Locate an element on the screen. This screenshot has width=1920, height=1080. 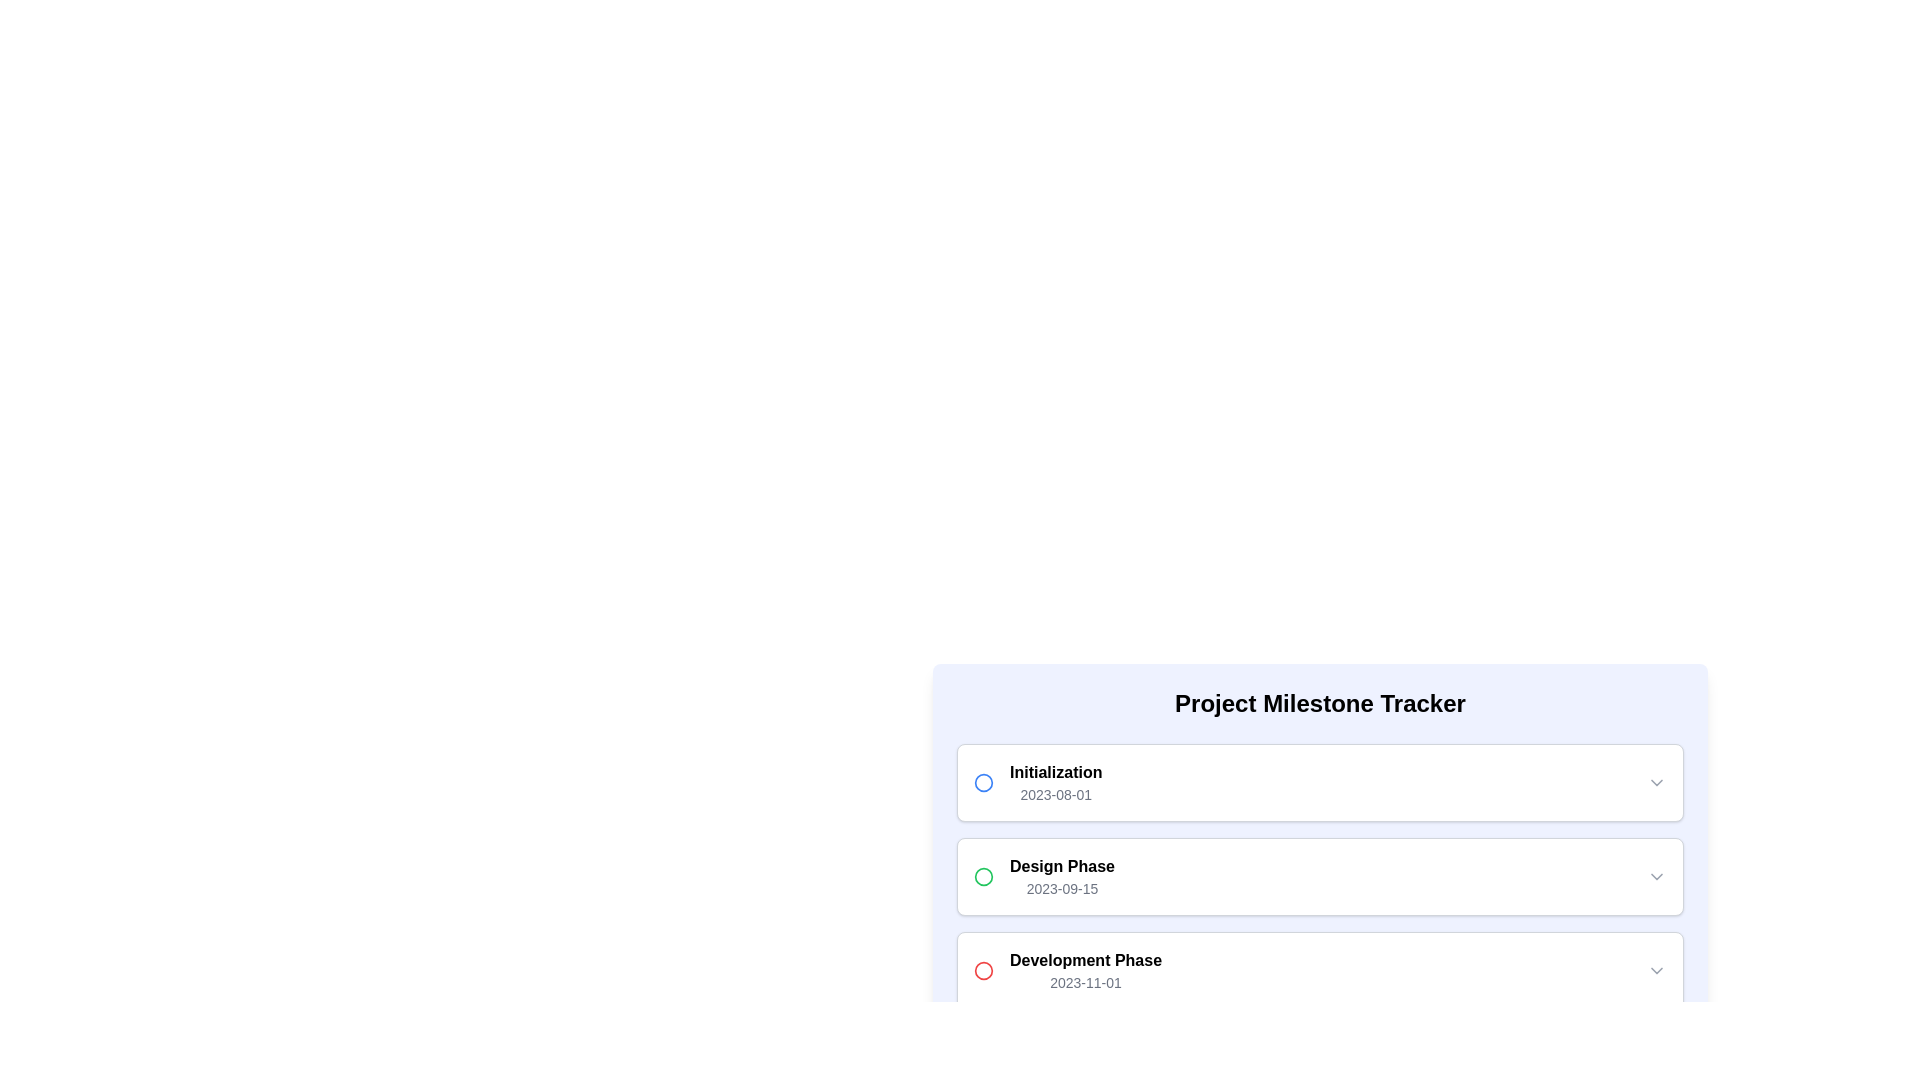
the milestone entry labeled 'Design Phase' with an active status indicator is located at coordinates (1043, 875).